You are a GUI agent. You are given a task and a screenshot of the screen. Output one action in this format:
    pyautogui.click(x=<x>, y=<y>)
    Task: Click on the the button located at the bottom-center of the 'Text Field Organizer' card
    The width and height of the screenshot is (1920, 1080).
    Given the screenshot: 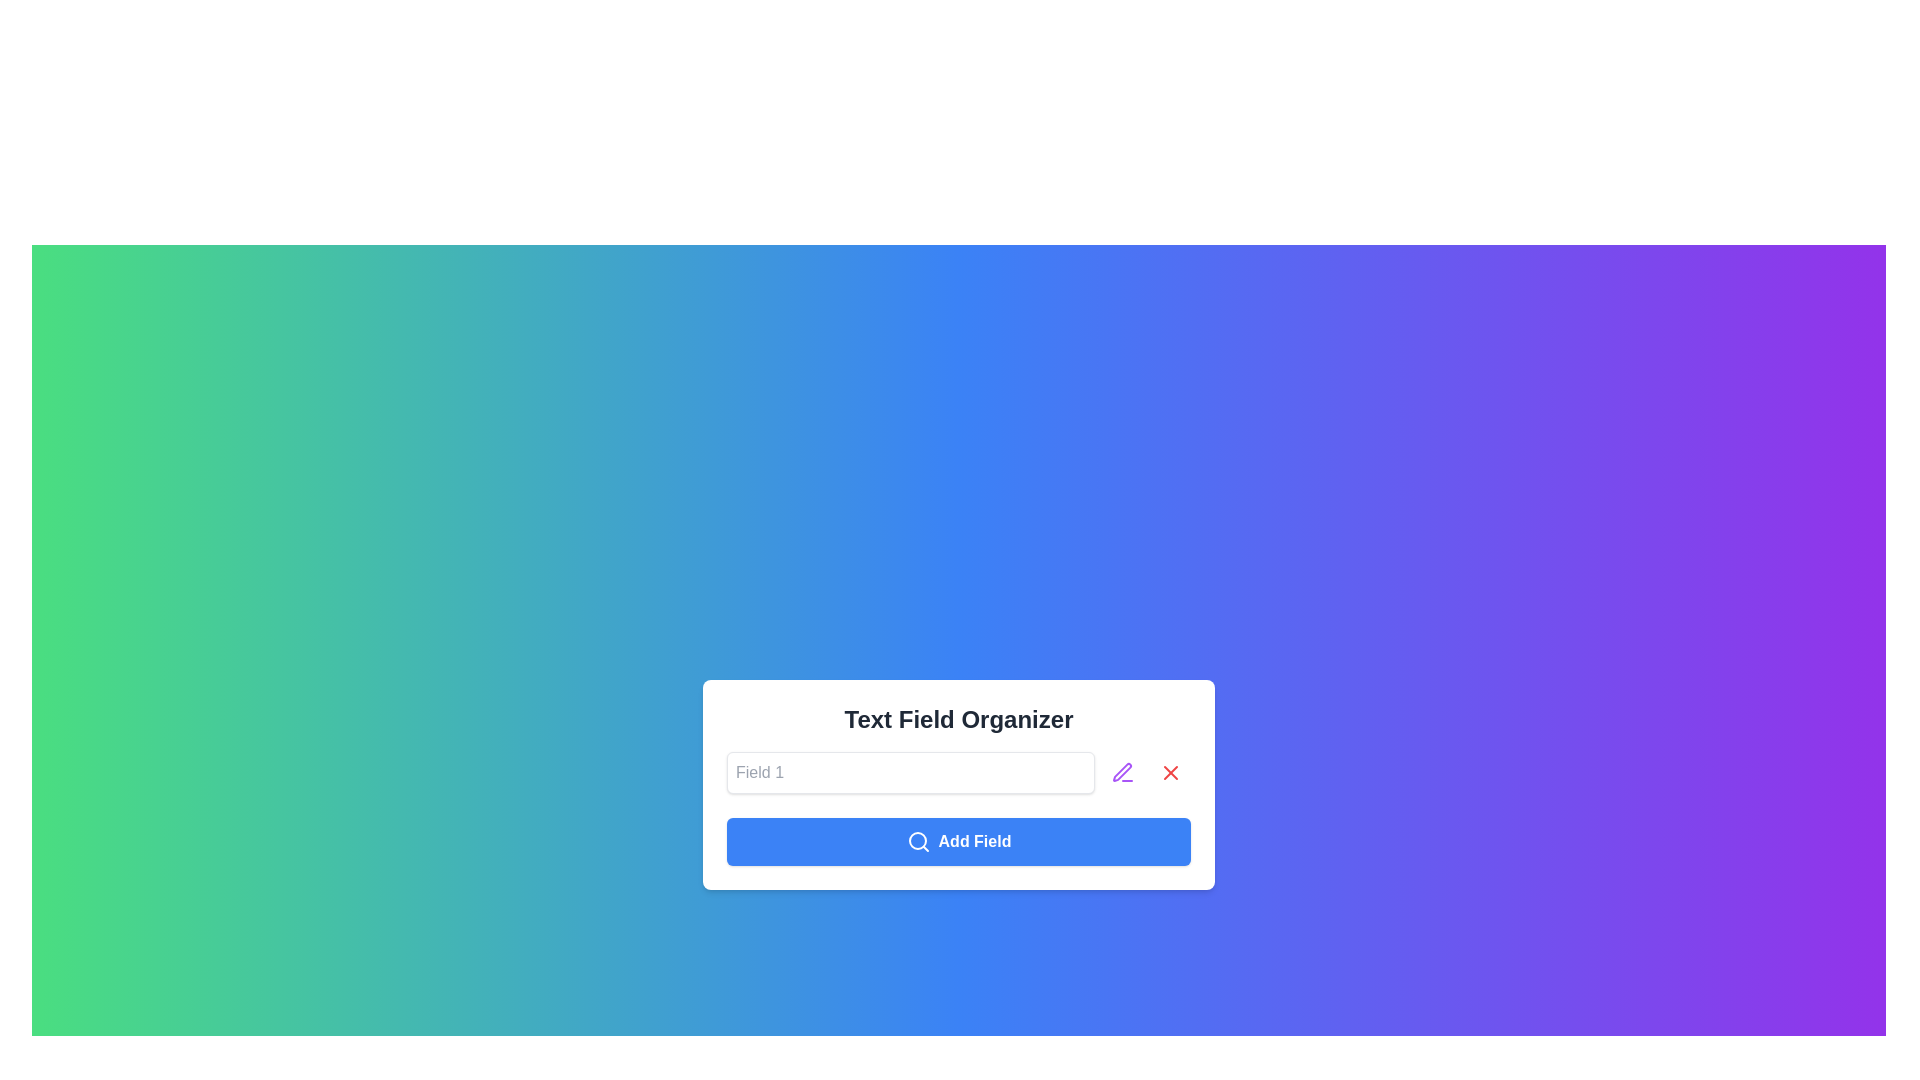 What is the action you would take?
    pyautogui.click(x=958, y=841)
    